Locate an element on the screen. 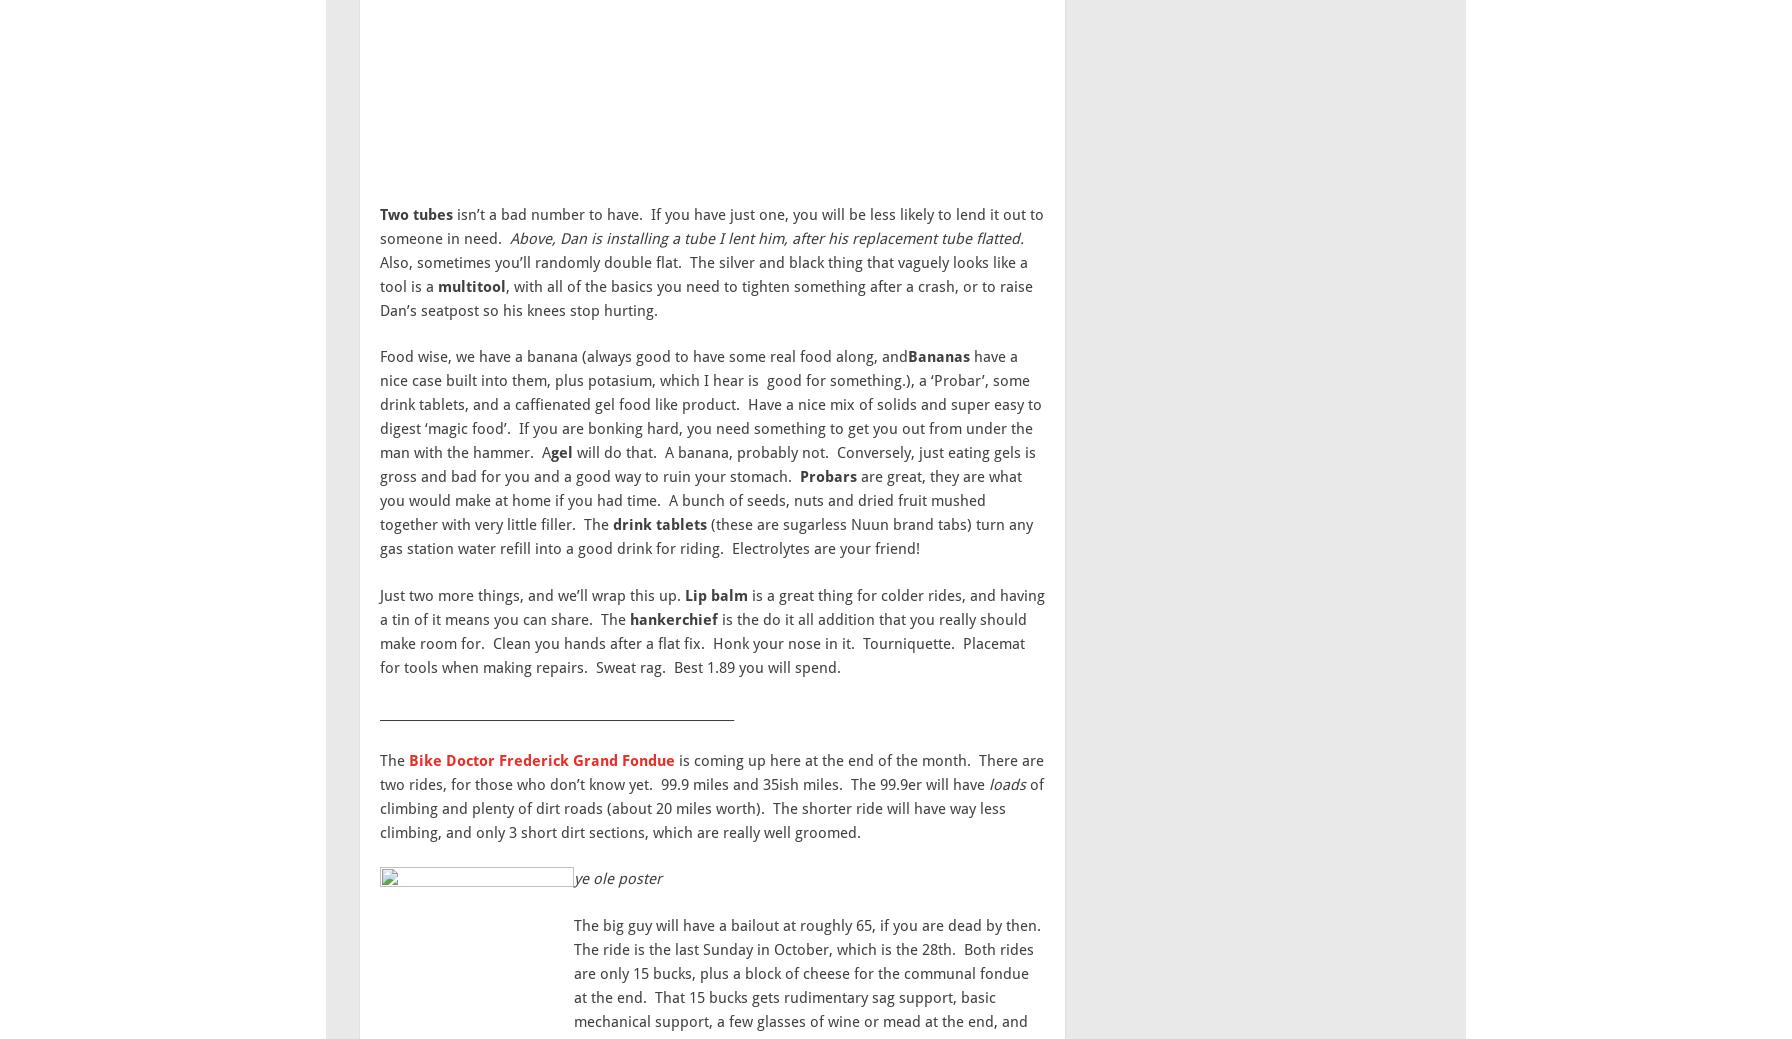 This screenshot has width=1792, height=1039. 'drink tablets' is located at coordinates (658, 525).